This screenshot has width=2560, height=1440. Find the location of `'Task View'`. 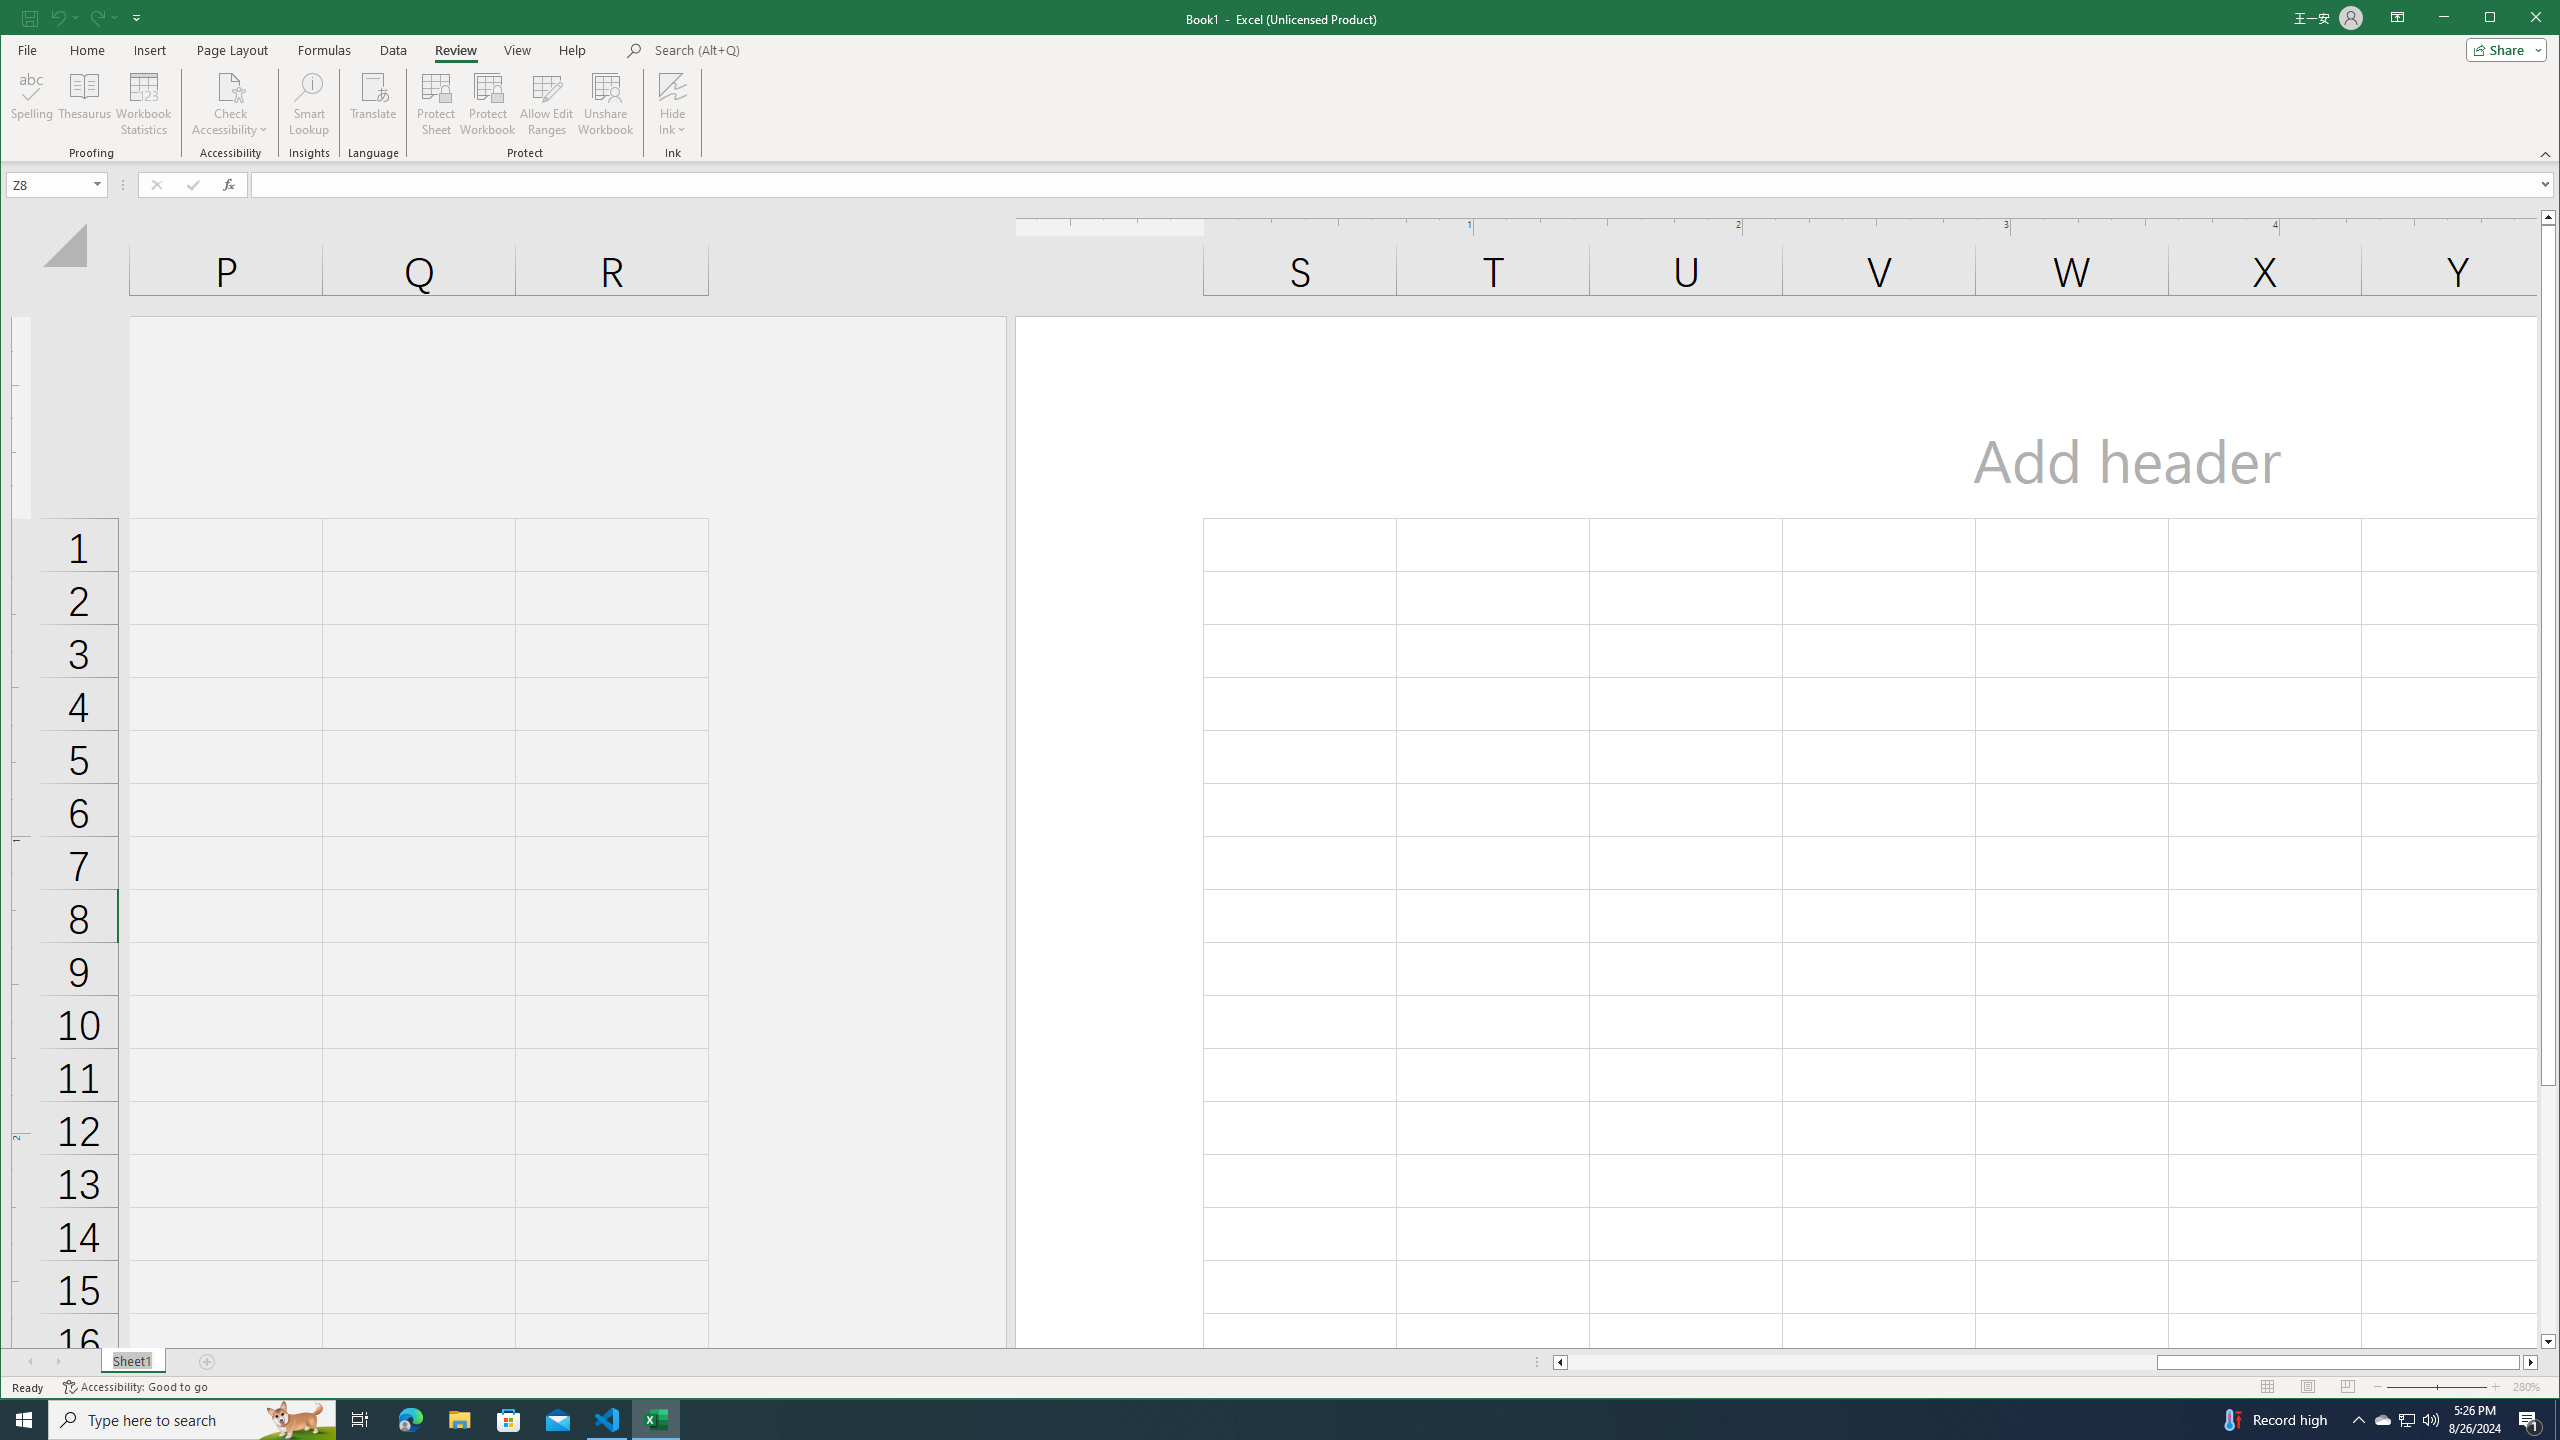

'Task View' is located at coordinates (358, 1418).